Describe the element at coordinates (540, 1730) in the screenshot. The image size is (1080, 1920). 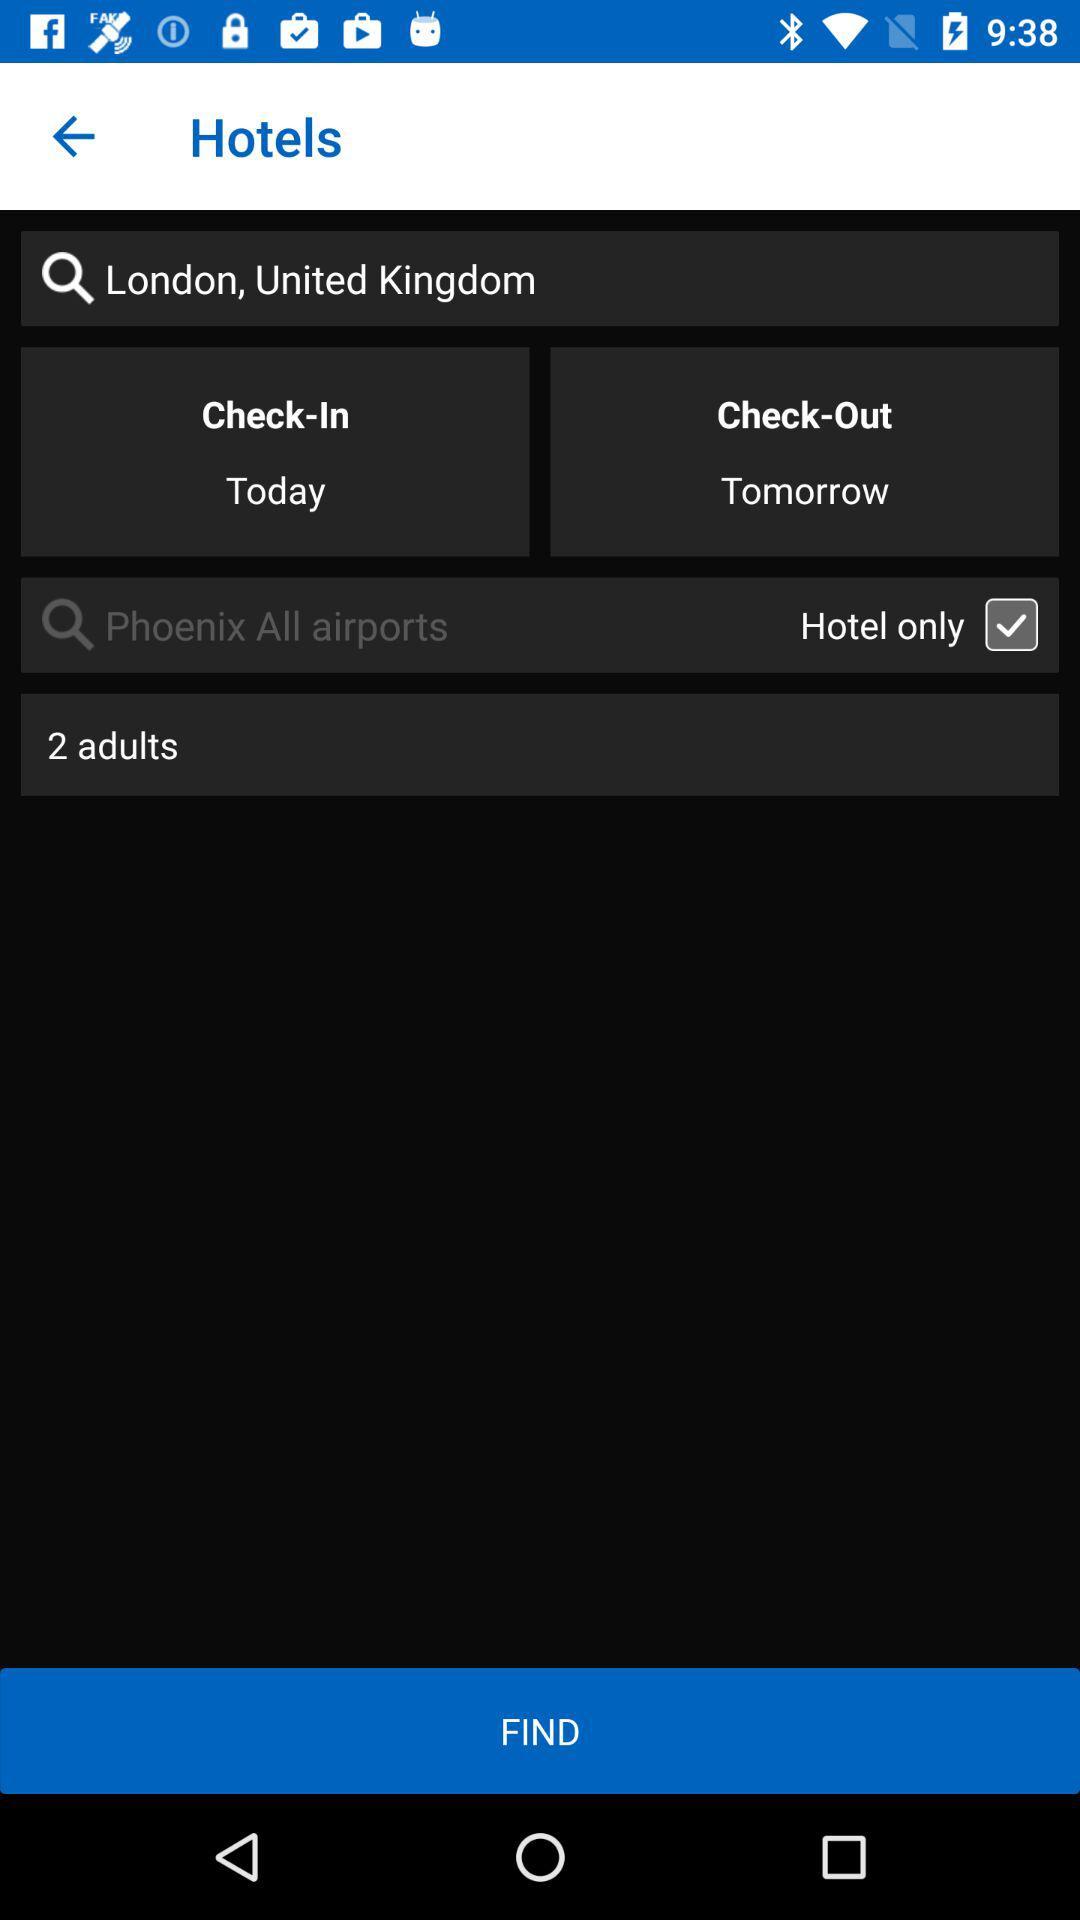
I see `item below 2 adults icon` at that location.